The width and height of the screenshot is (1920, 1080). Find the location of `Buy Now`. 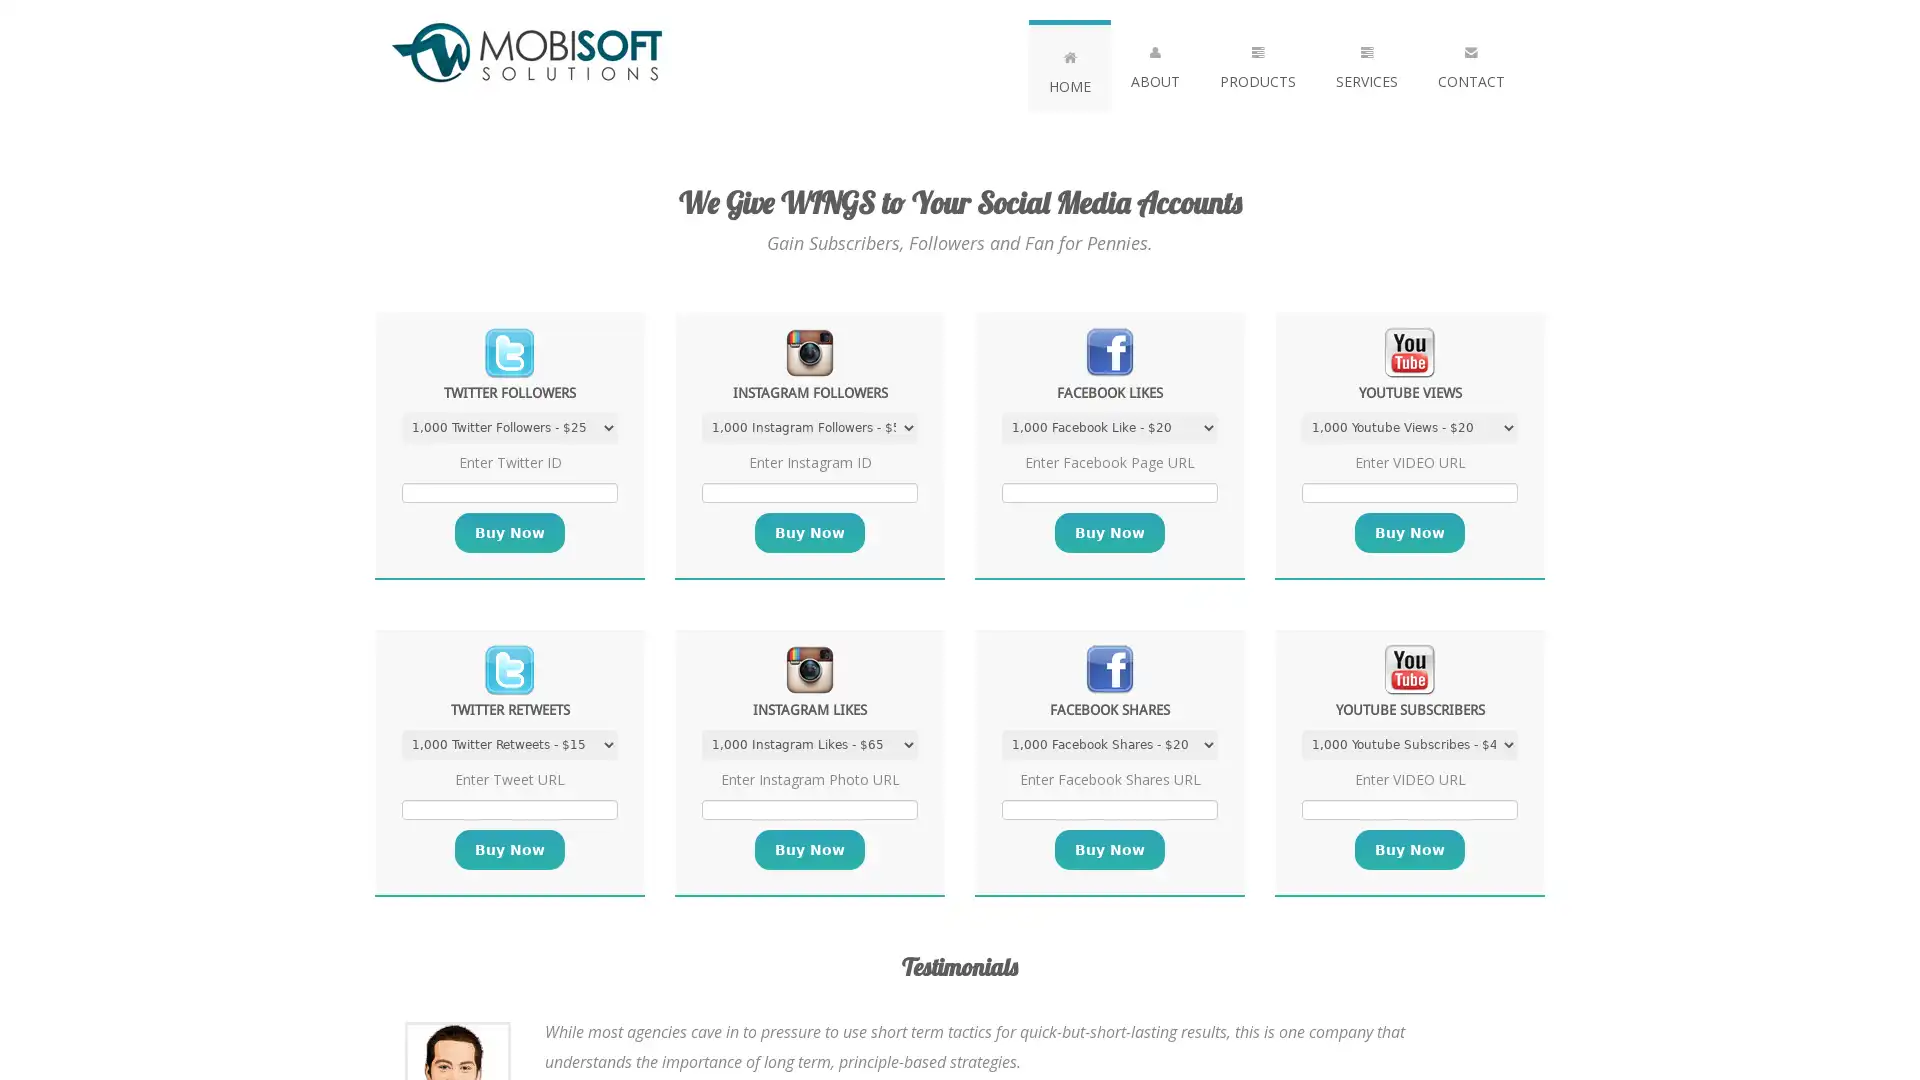

Buy Now is located at coordinates (810, 531).